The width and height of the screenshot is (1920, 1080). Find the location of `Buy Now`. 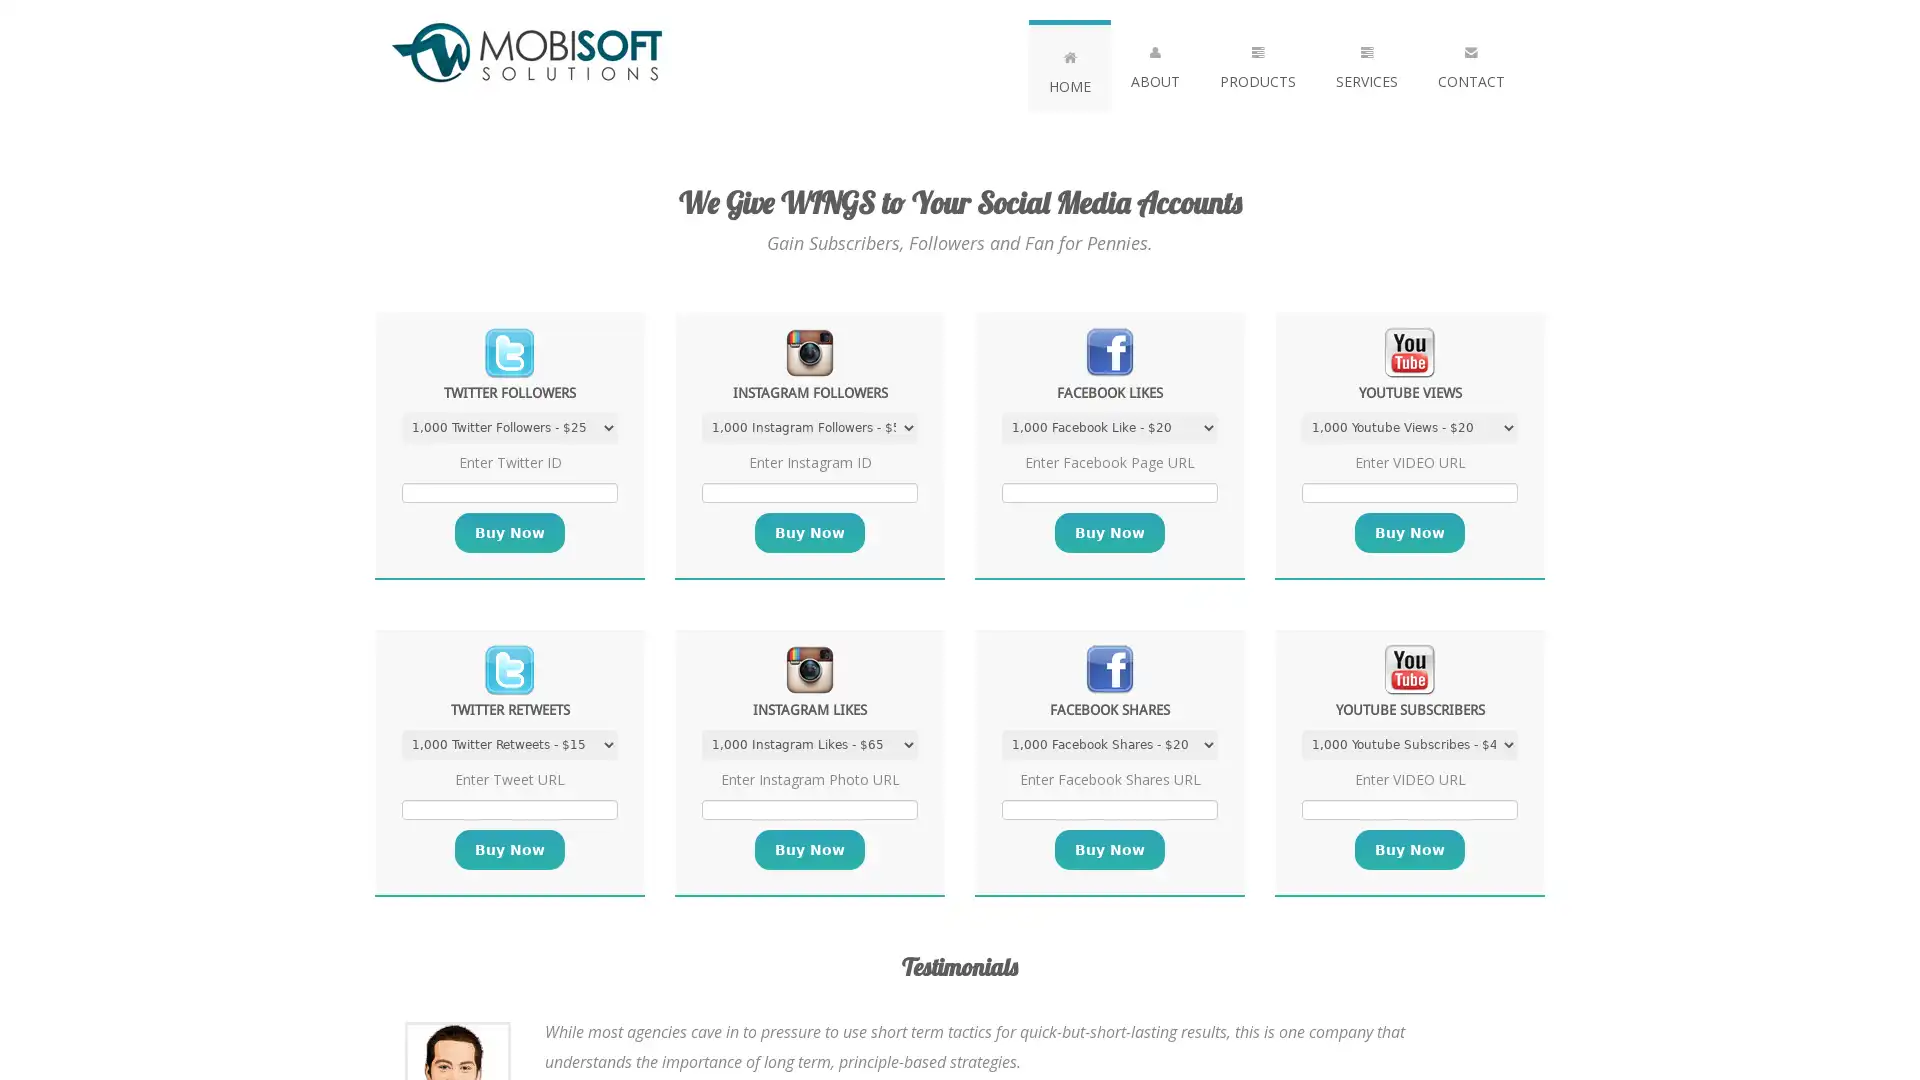

Buy Now is located at coordinates (810, 531).